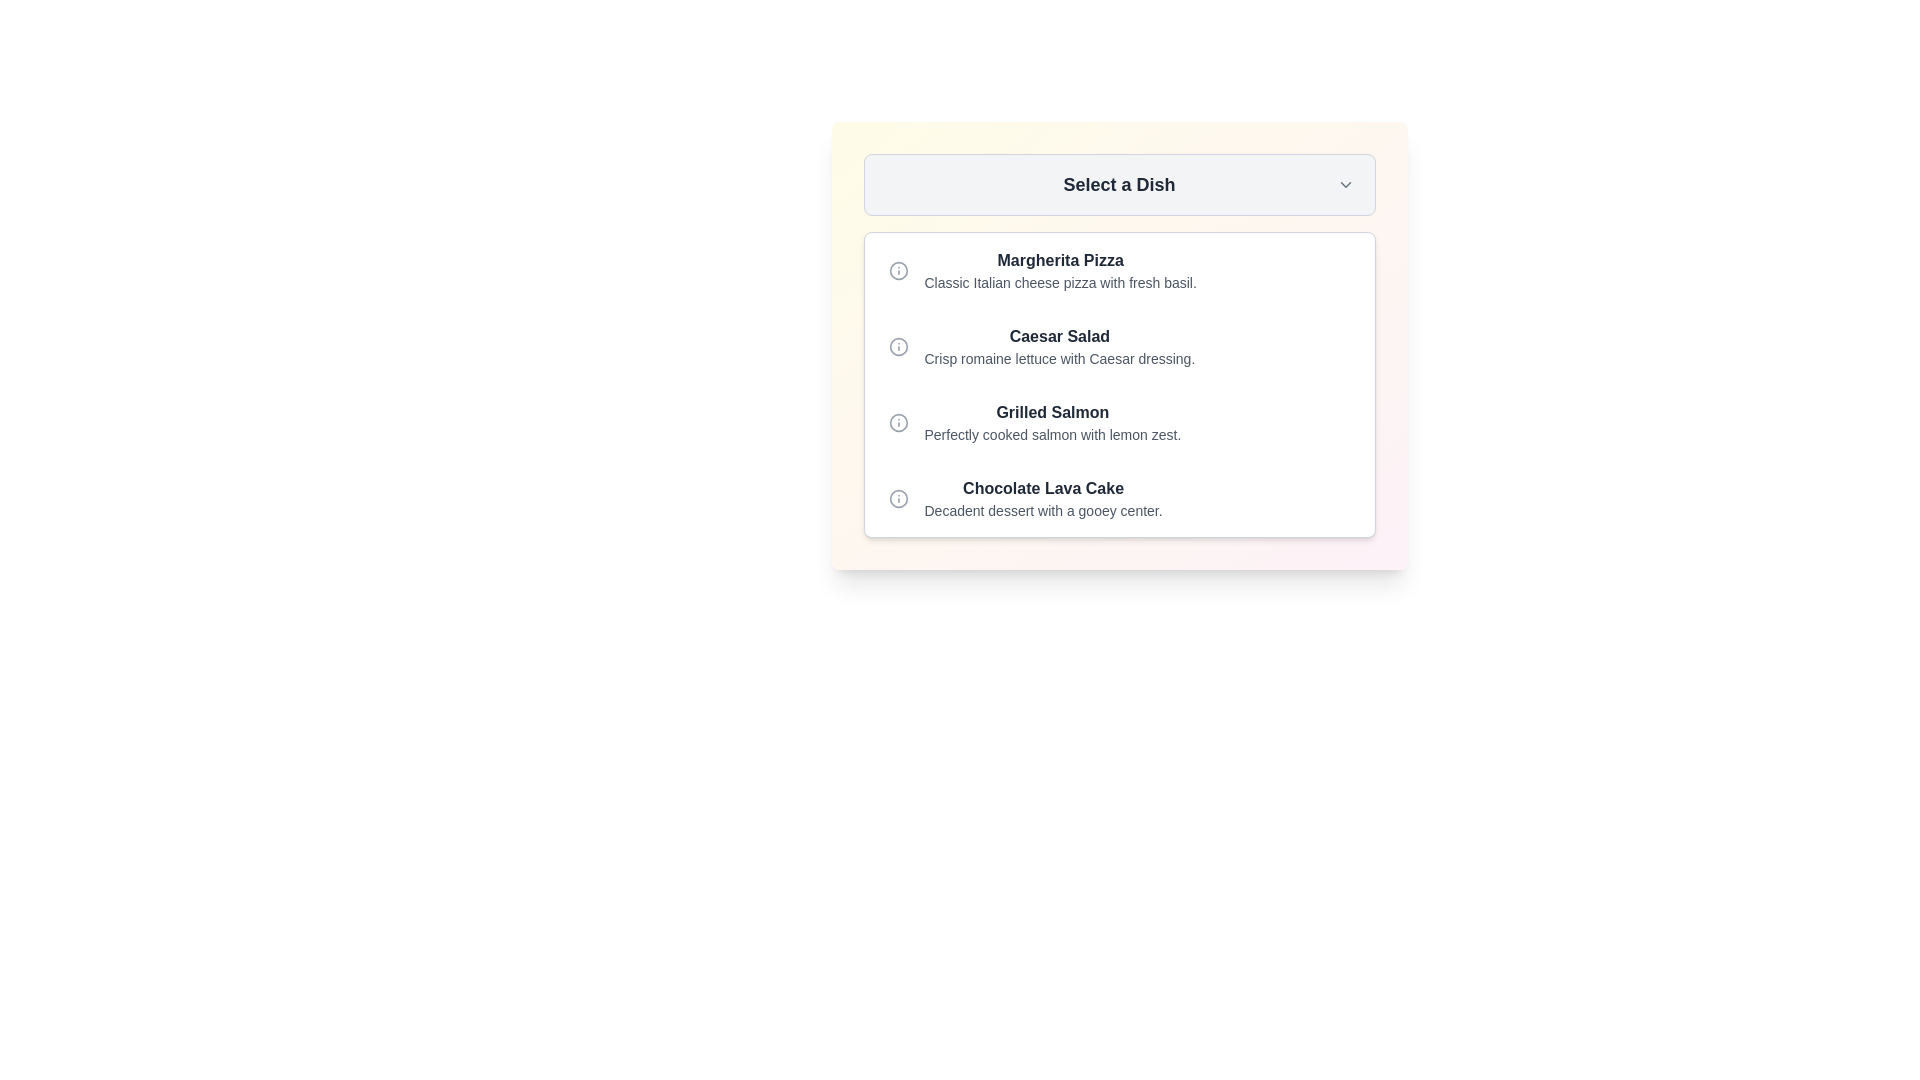 The image size is (1920, 1080). What do you see at coordinates (897, 346) in the screenshot?
I see `the information icon located to the left of the text 'Caesar Salad' in the options list` at bounding box center [897, 346].